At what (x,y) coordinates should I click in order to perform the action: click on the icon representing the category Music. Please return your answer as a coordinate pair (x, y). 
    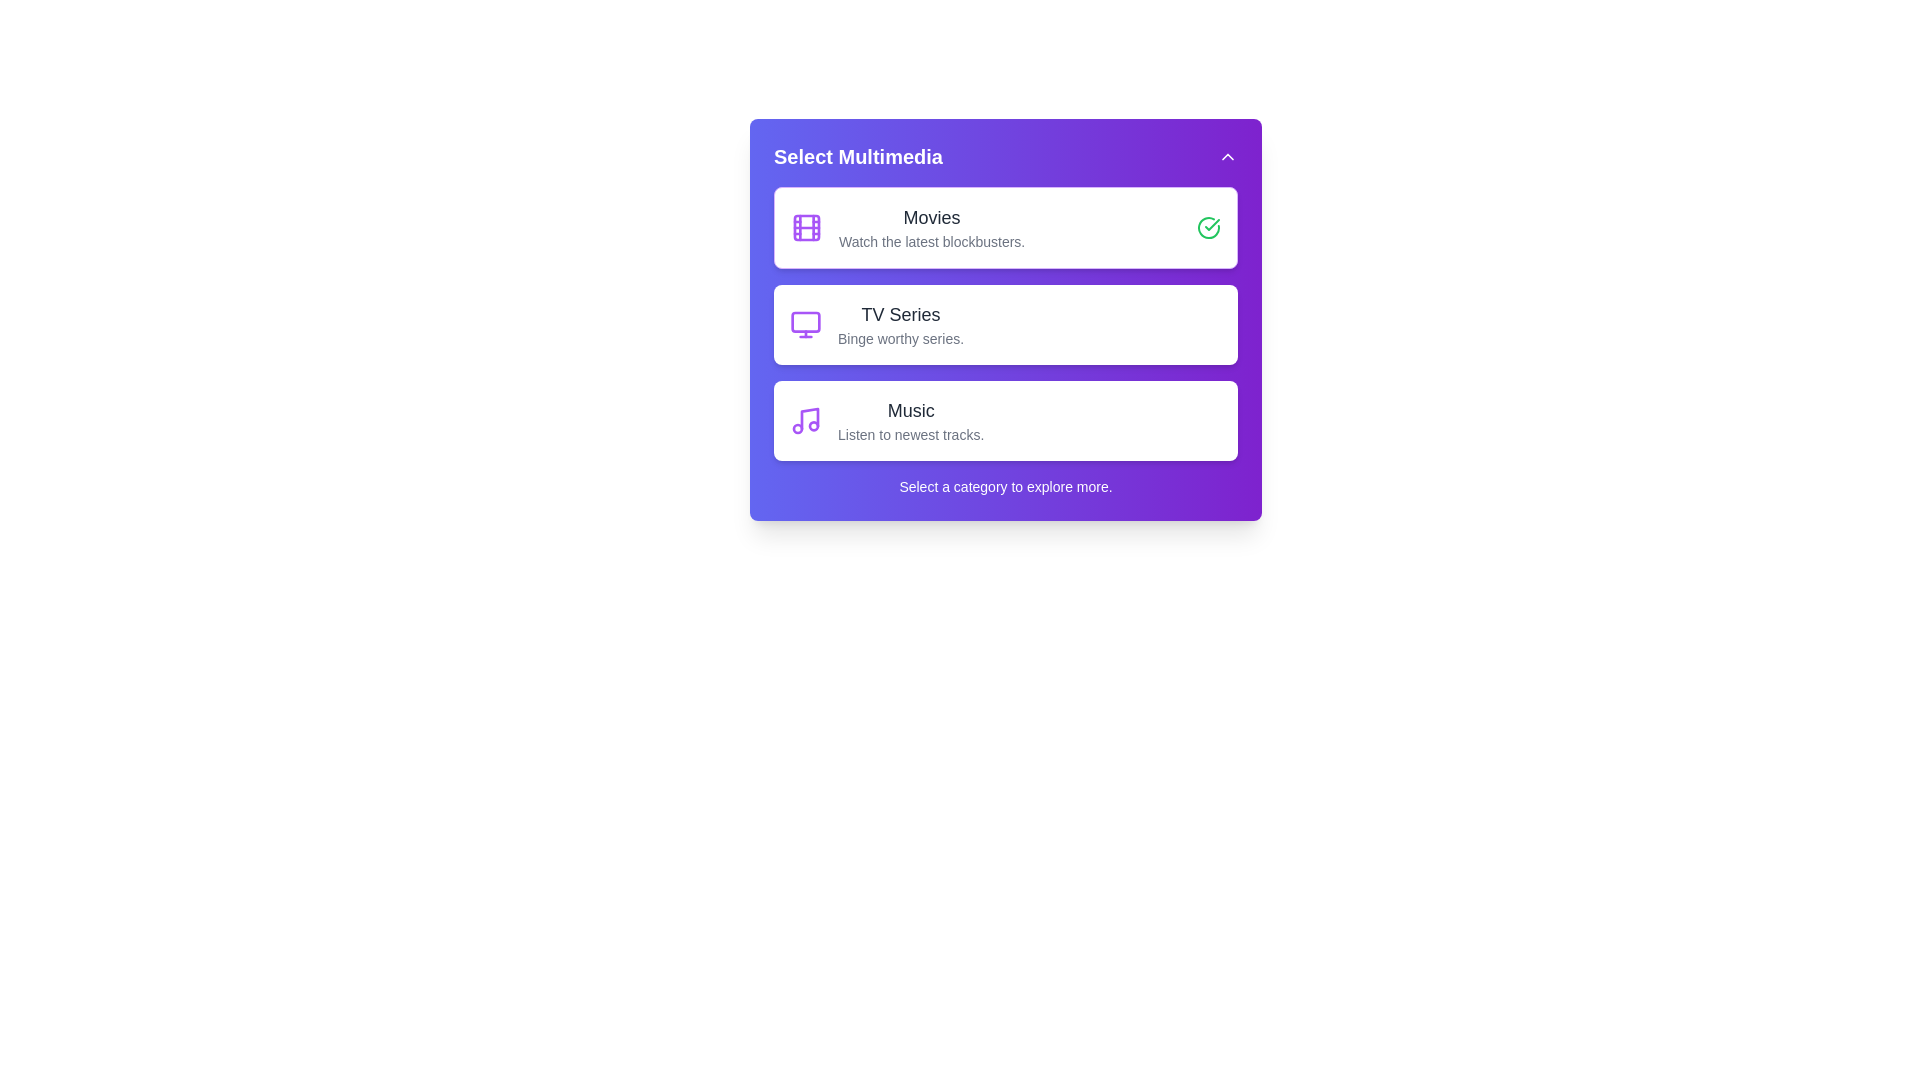
    Looking at the image, I should click on (806, 419).